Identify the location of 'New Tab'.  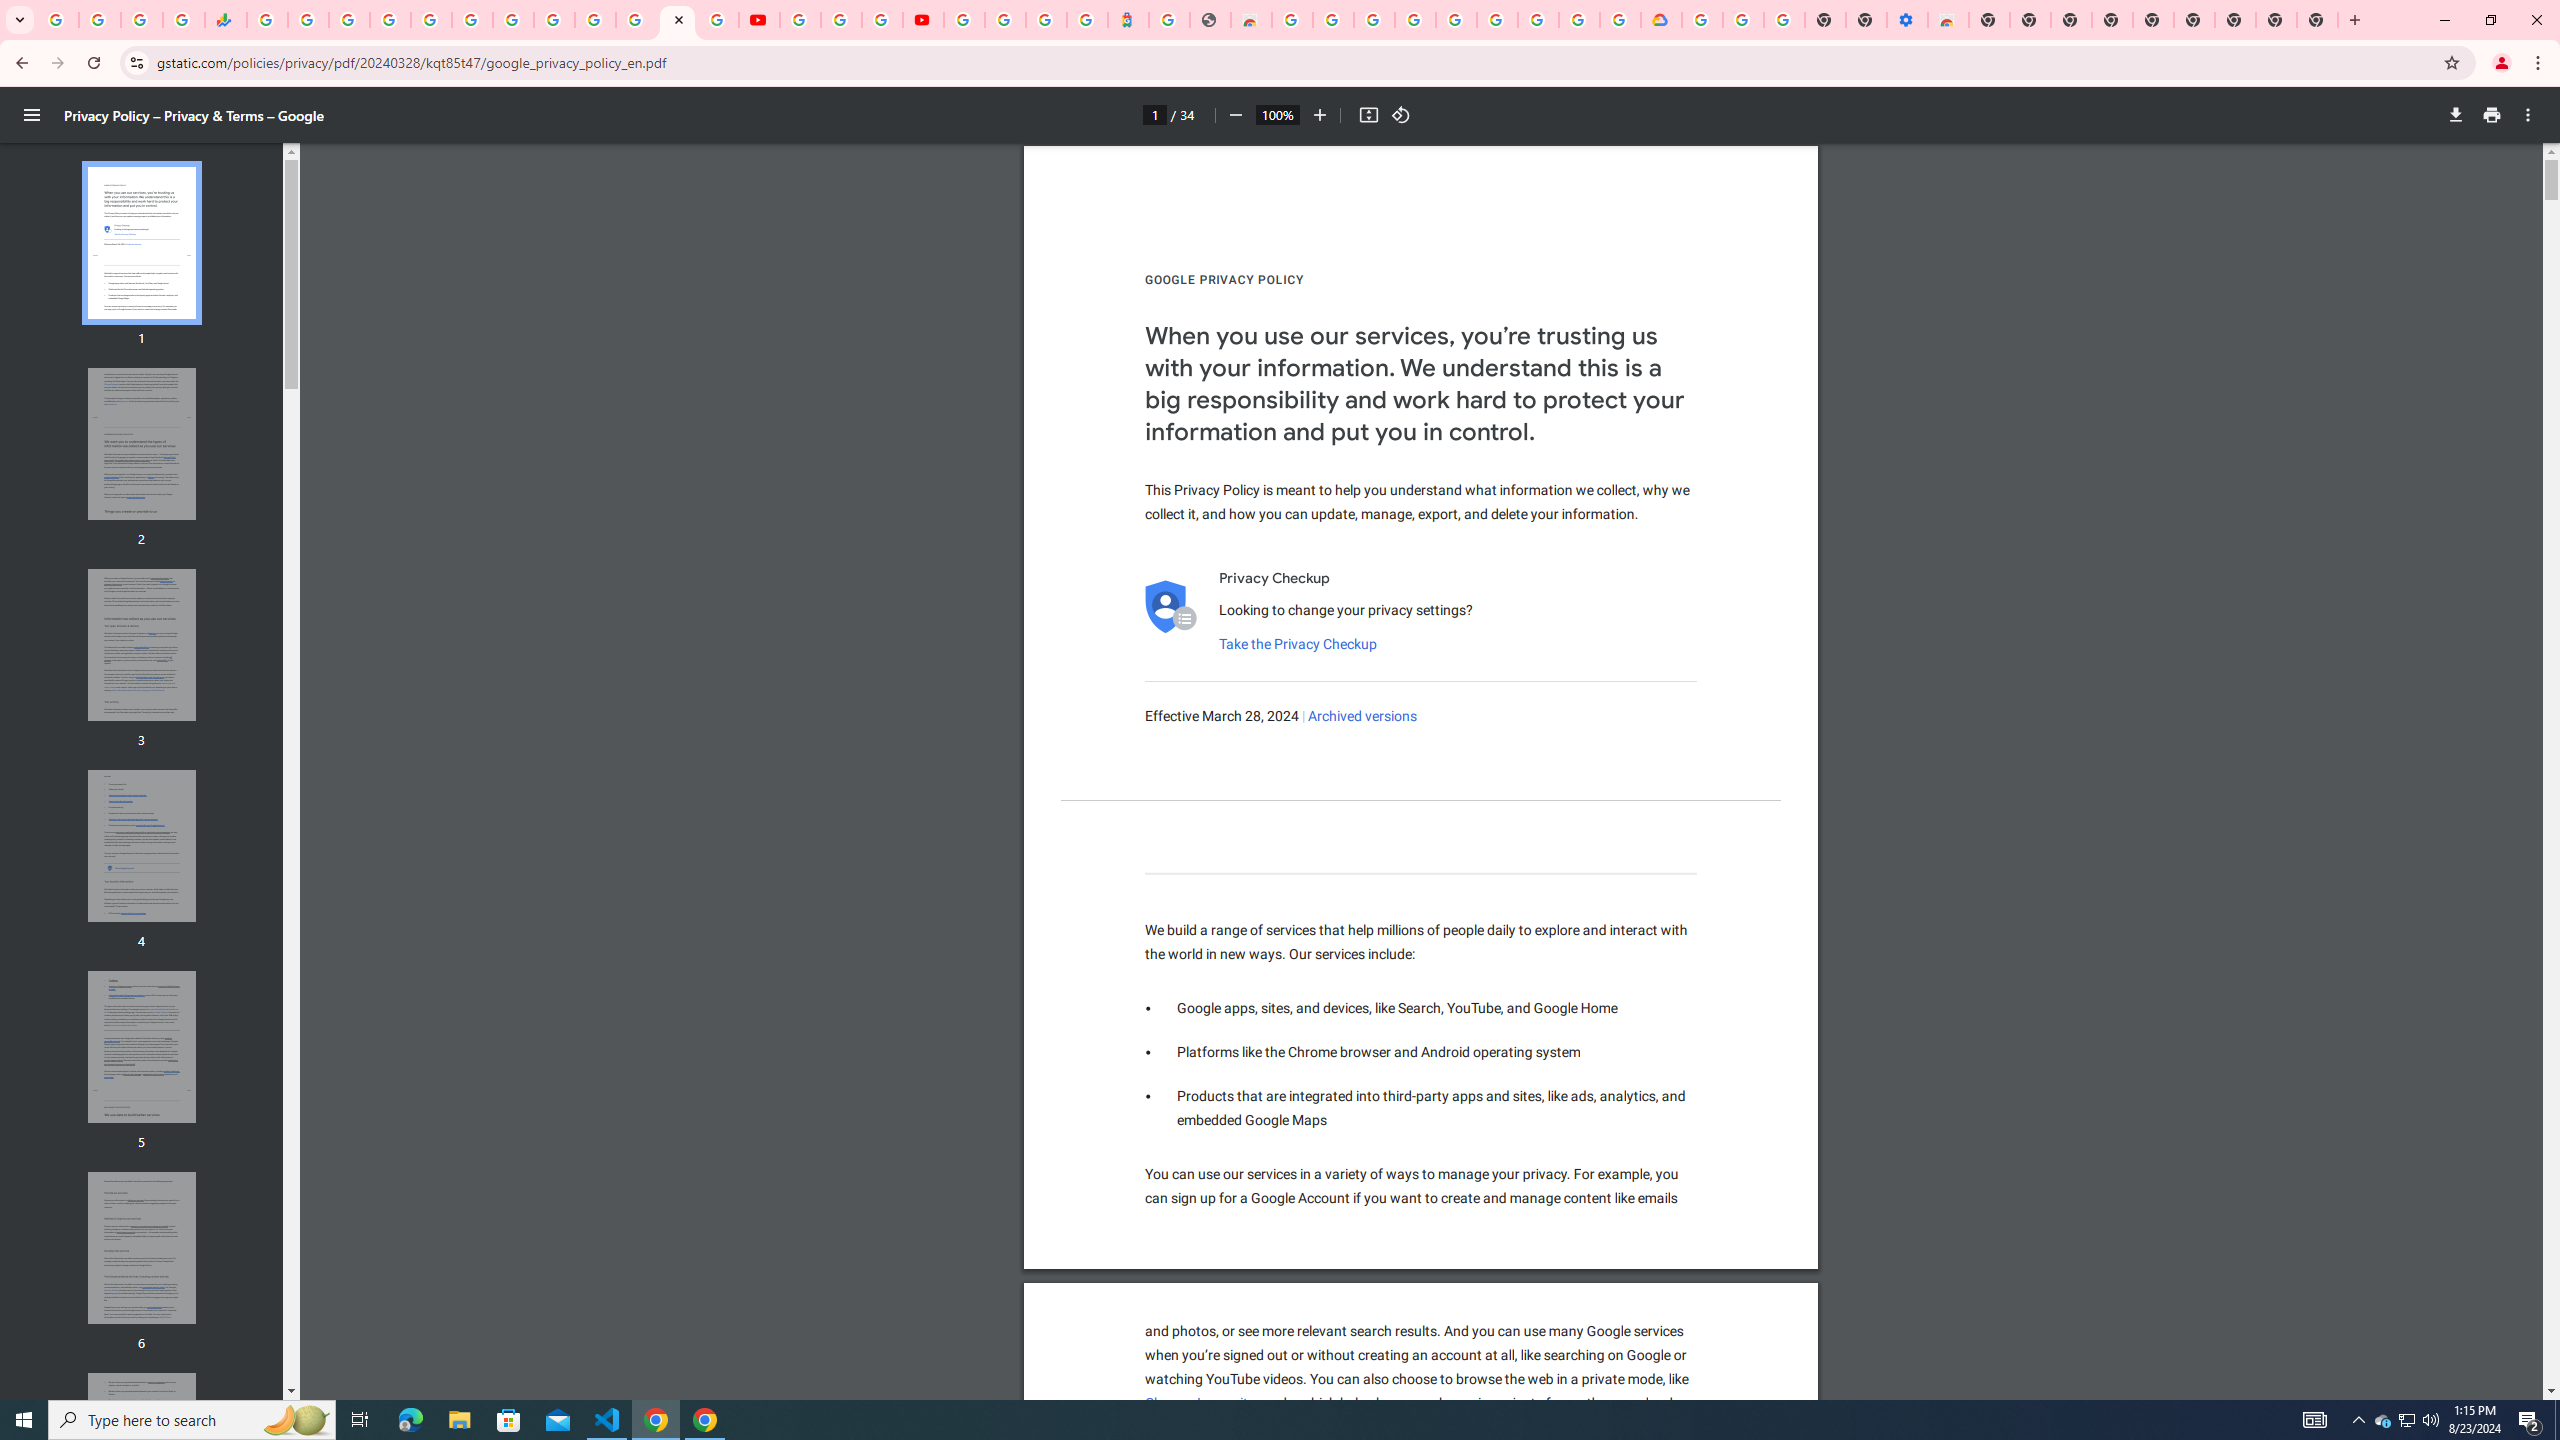
(2318, 19).